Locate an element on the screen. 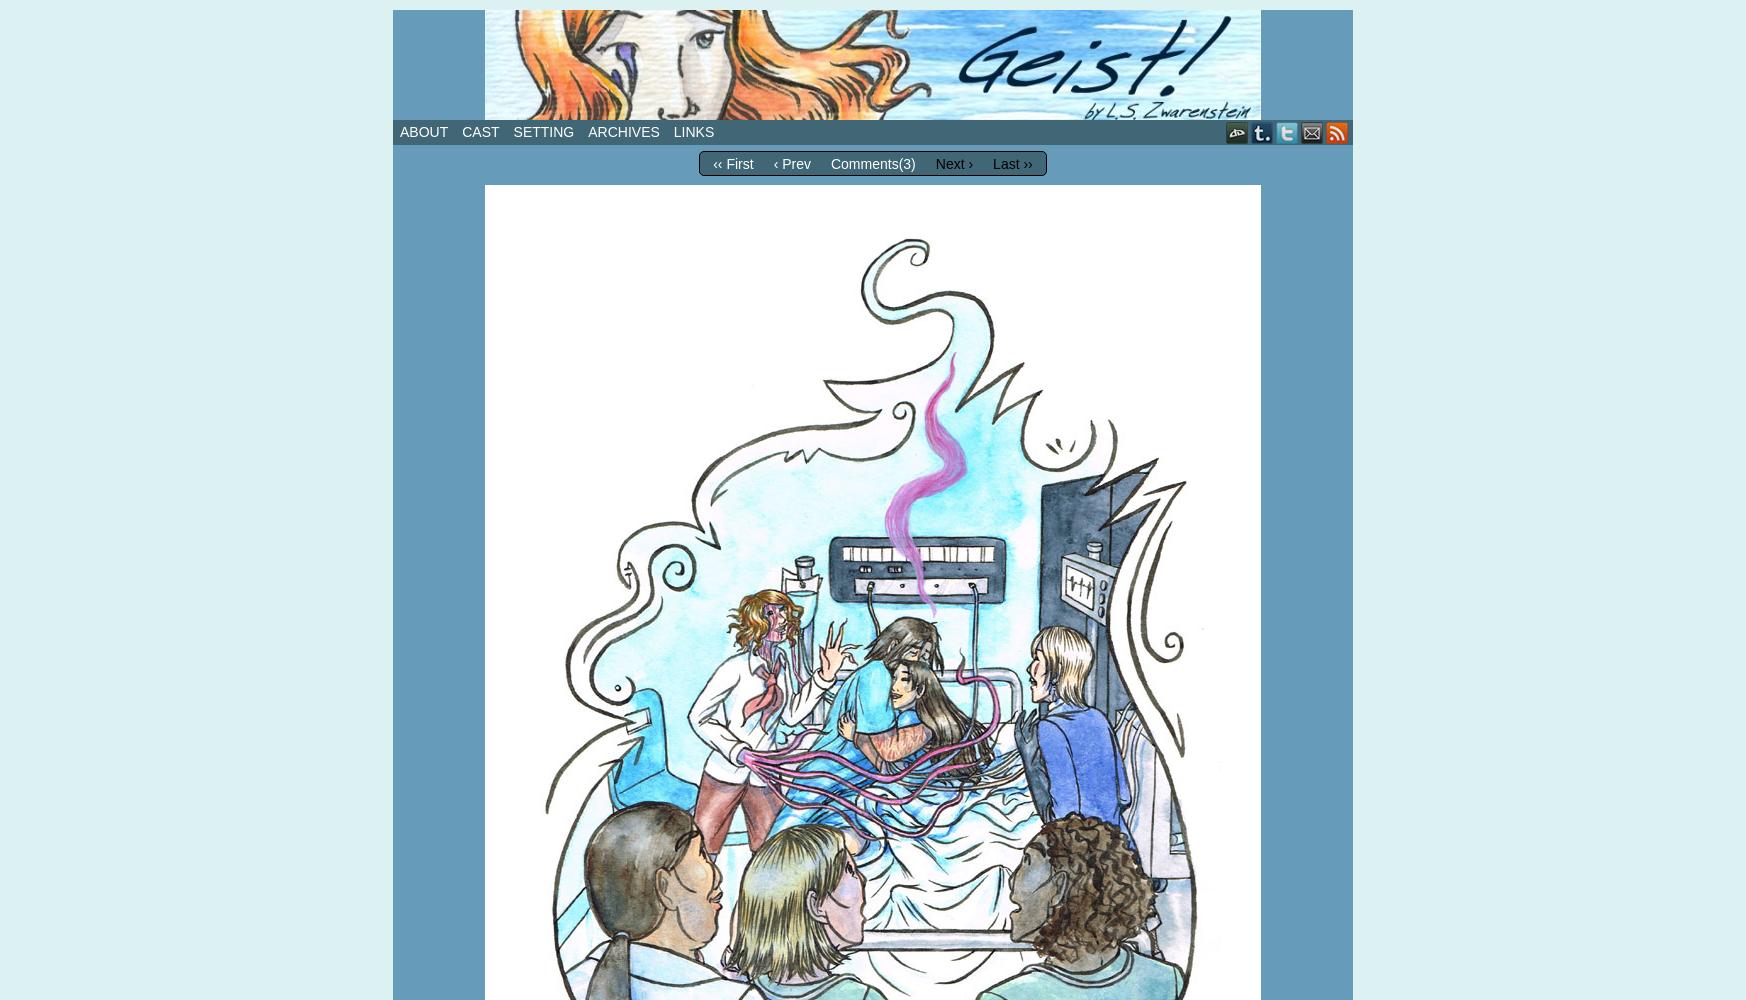 This screenshot has height=1000, width=1746. 'Setting' is located at coordinates (542, 132).